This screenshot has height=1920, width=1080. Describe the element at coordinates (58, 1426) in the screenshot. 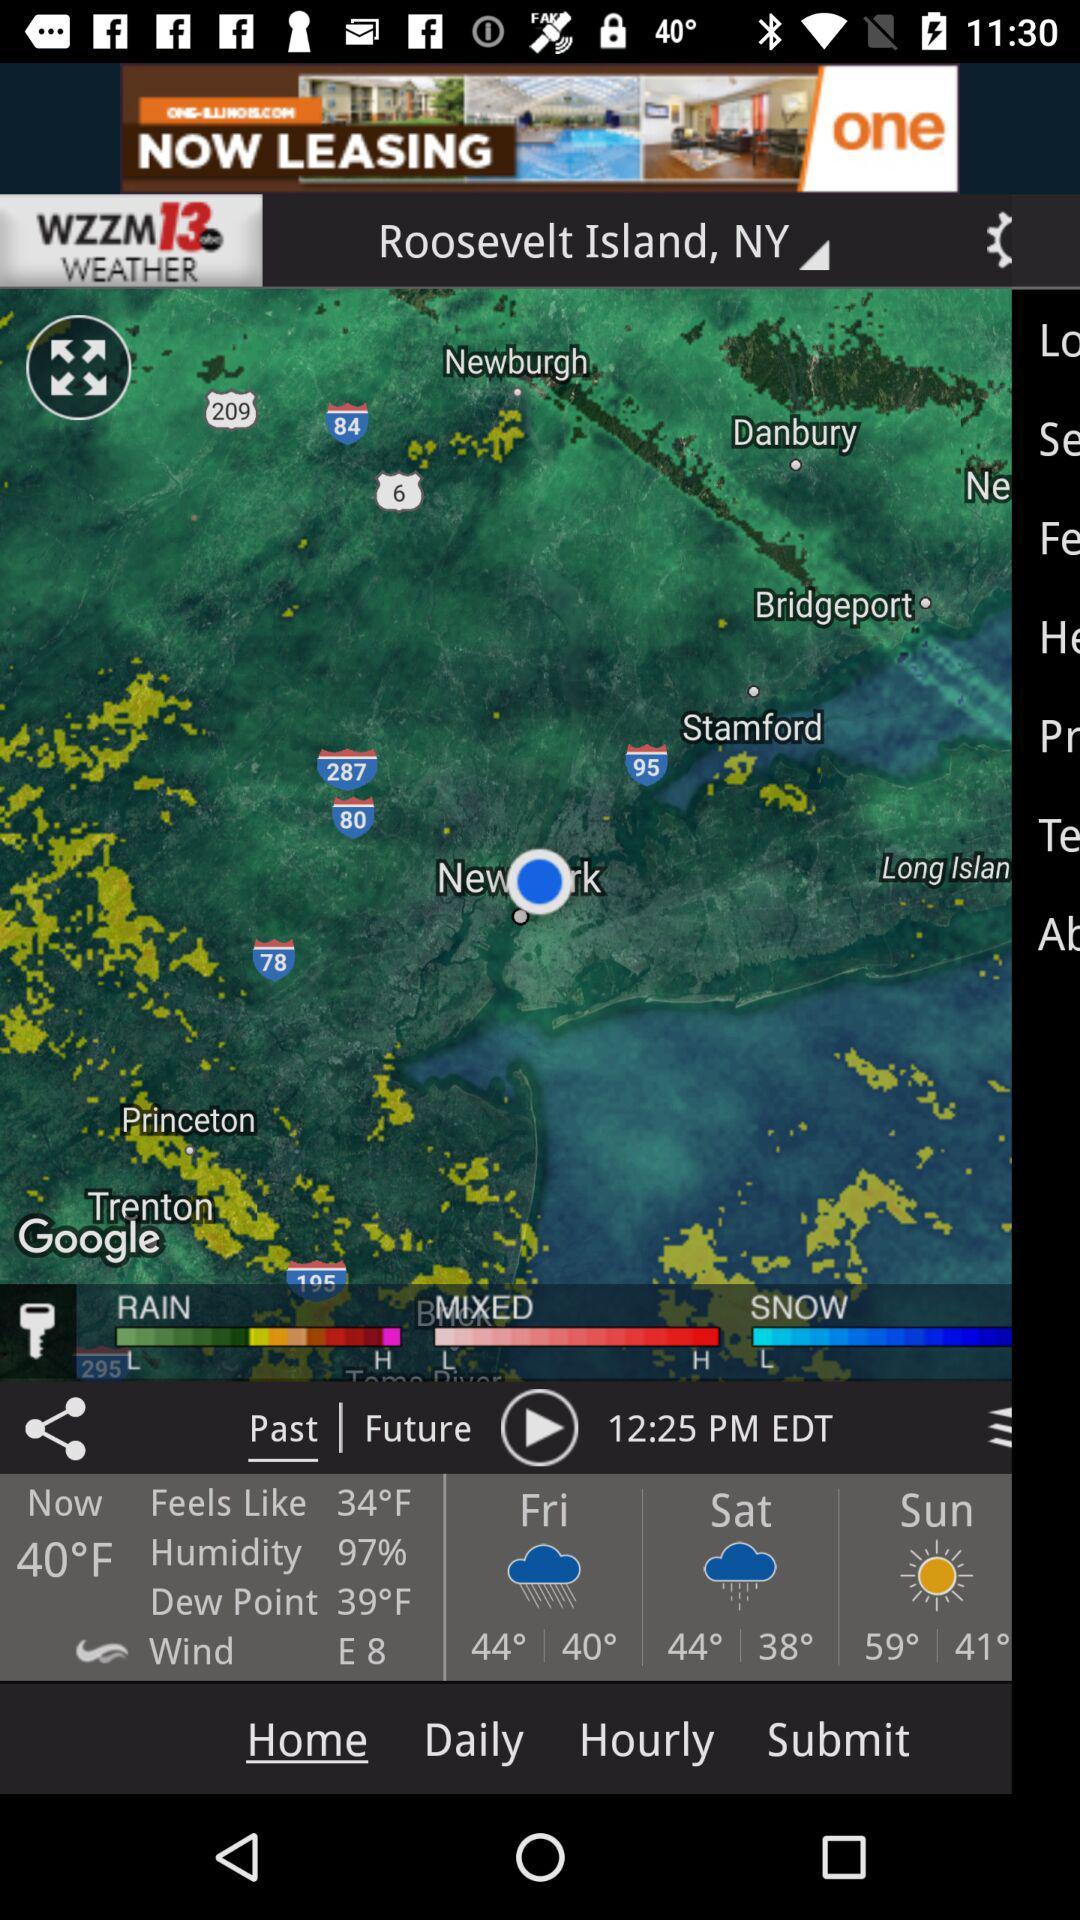

I see `the share icon` at that location.